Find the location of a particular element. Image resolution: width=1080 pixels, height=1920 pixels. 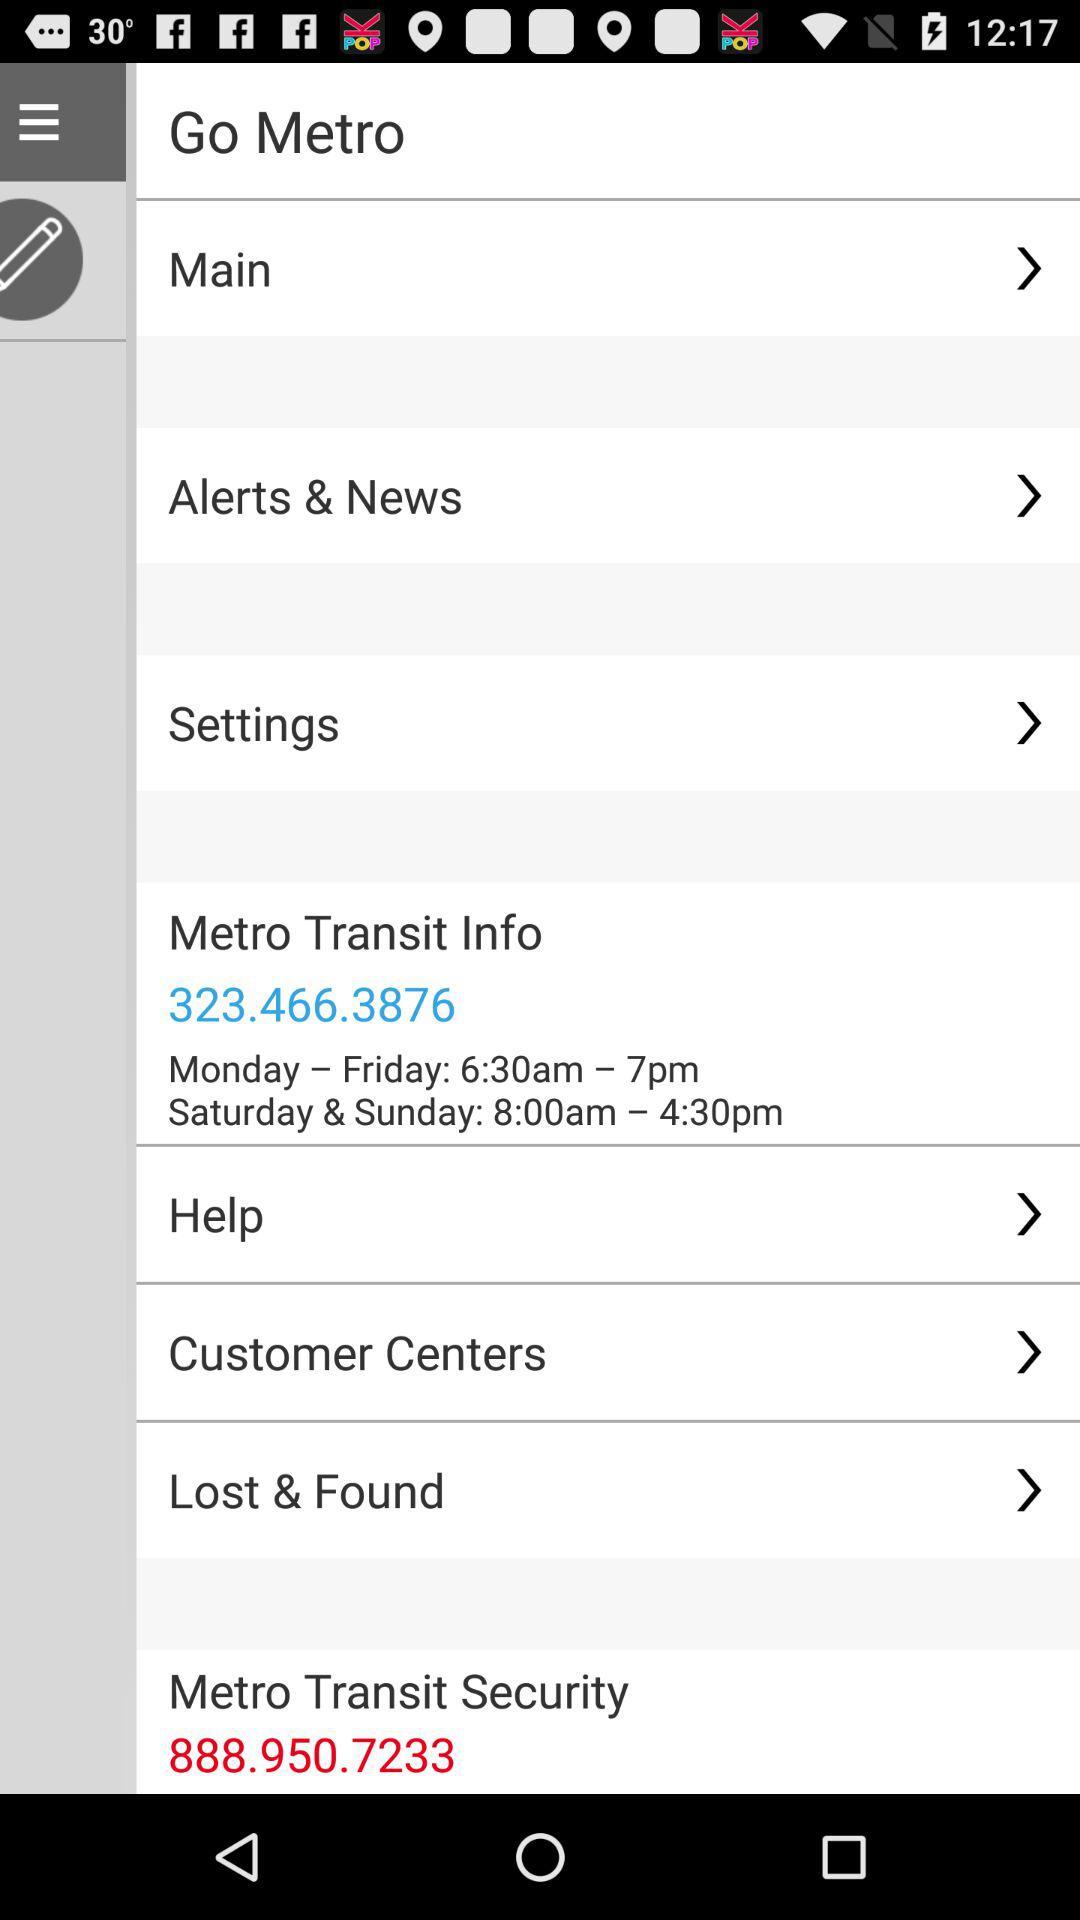

the edit icon is located at coordinates (46, 277).